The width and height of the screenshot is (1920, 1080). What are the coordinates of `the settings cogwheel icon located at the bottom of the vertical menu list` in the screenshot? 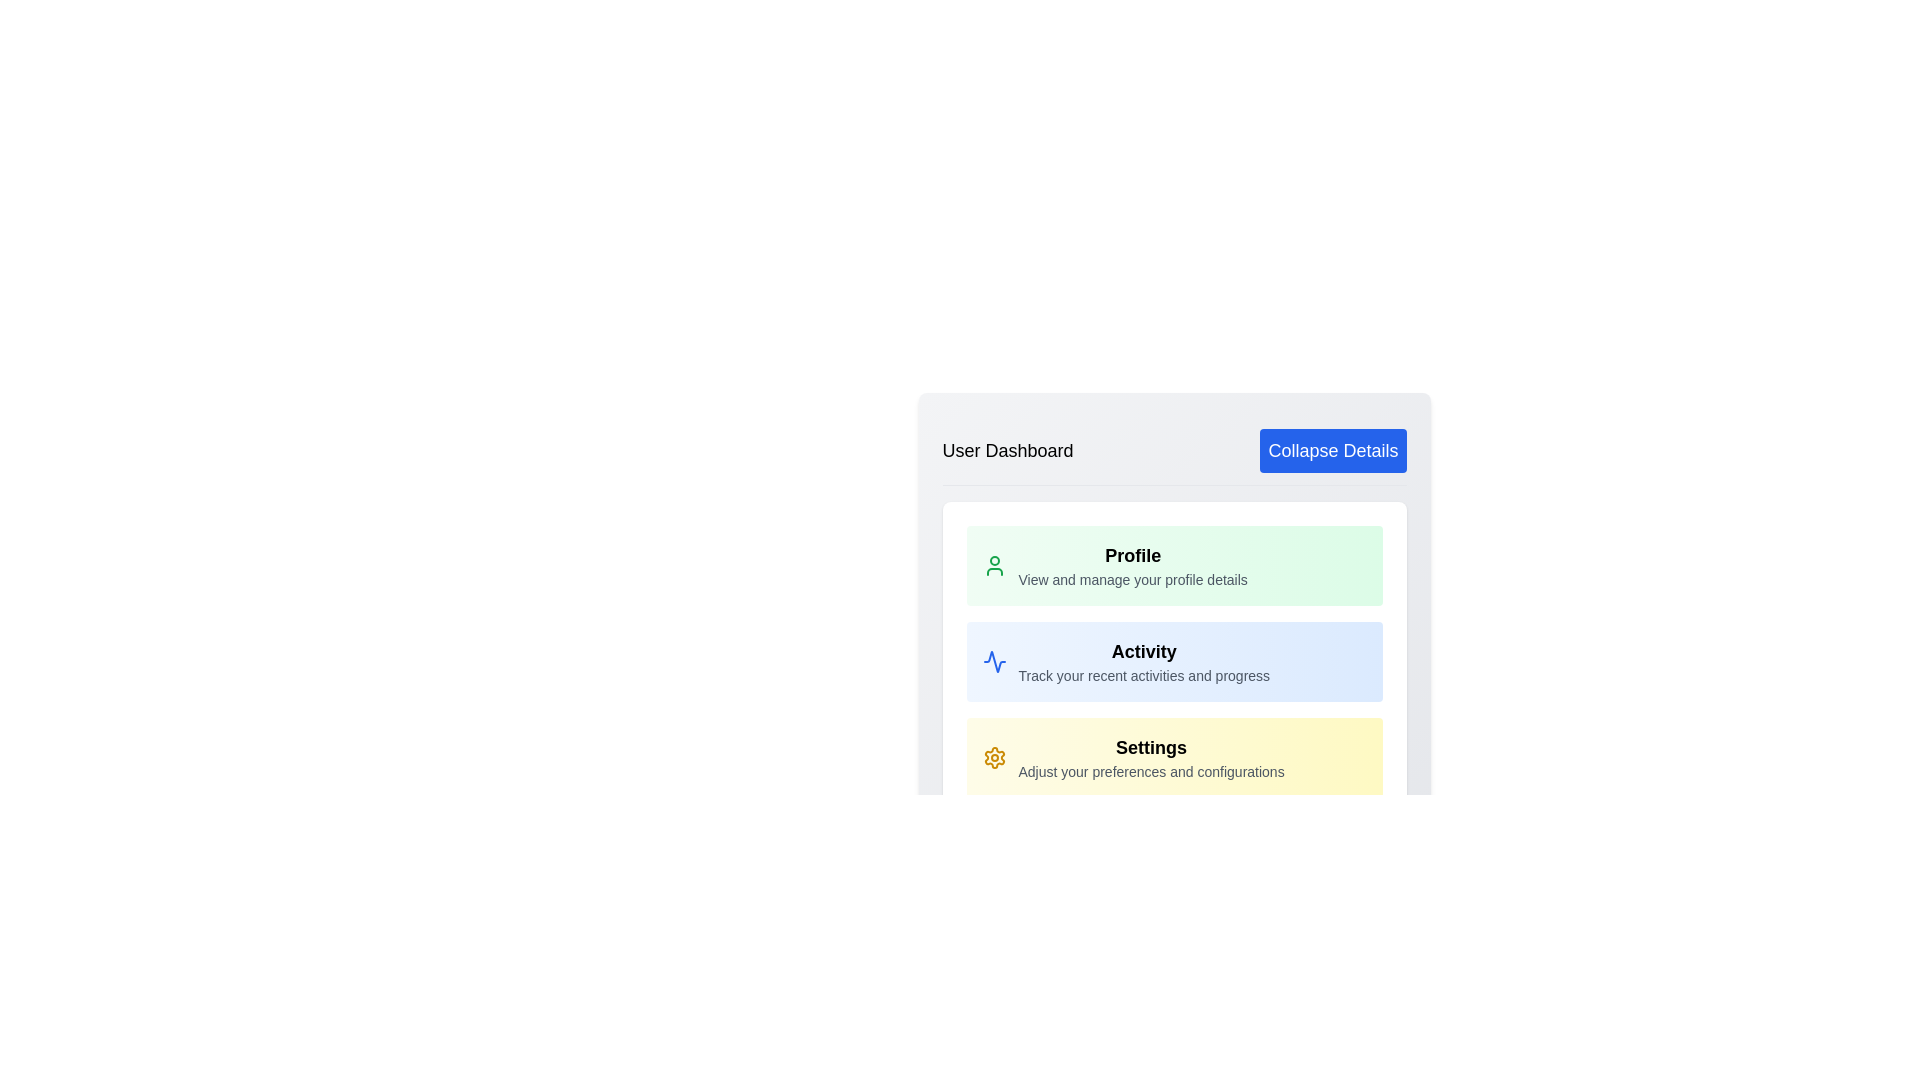 It's located at (994, 758).